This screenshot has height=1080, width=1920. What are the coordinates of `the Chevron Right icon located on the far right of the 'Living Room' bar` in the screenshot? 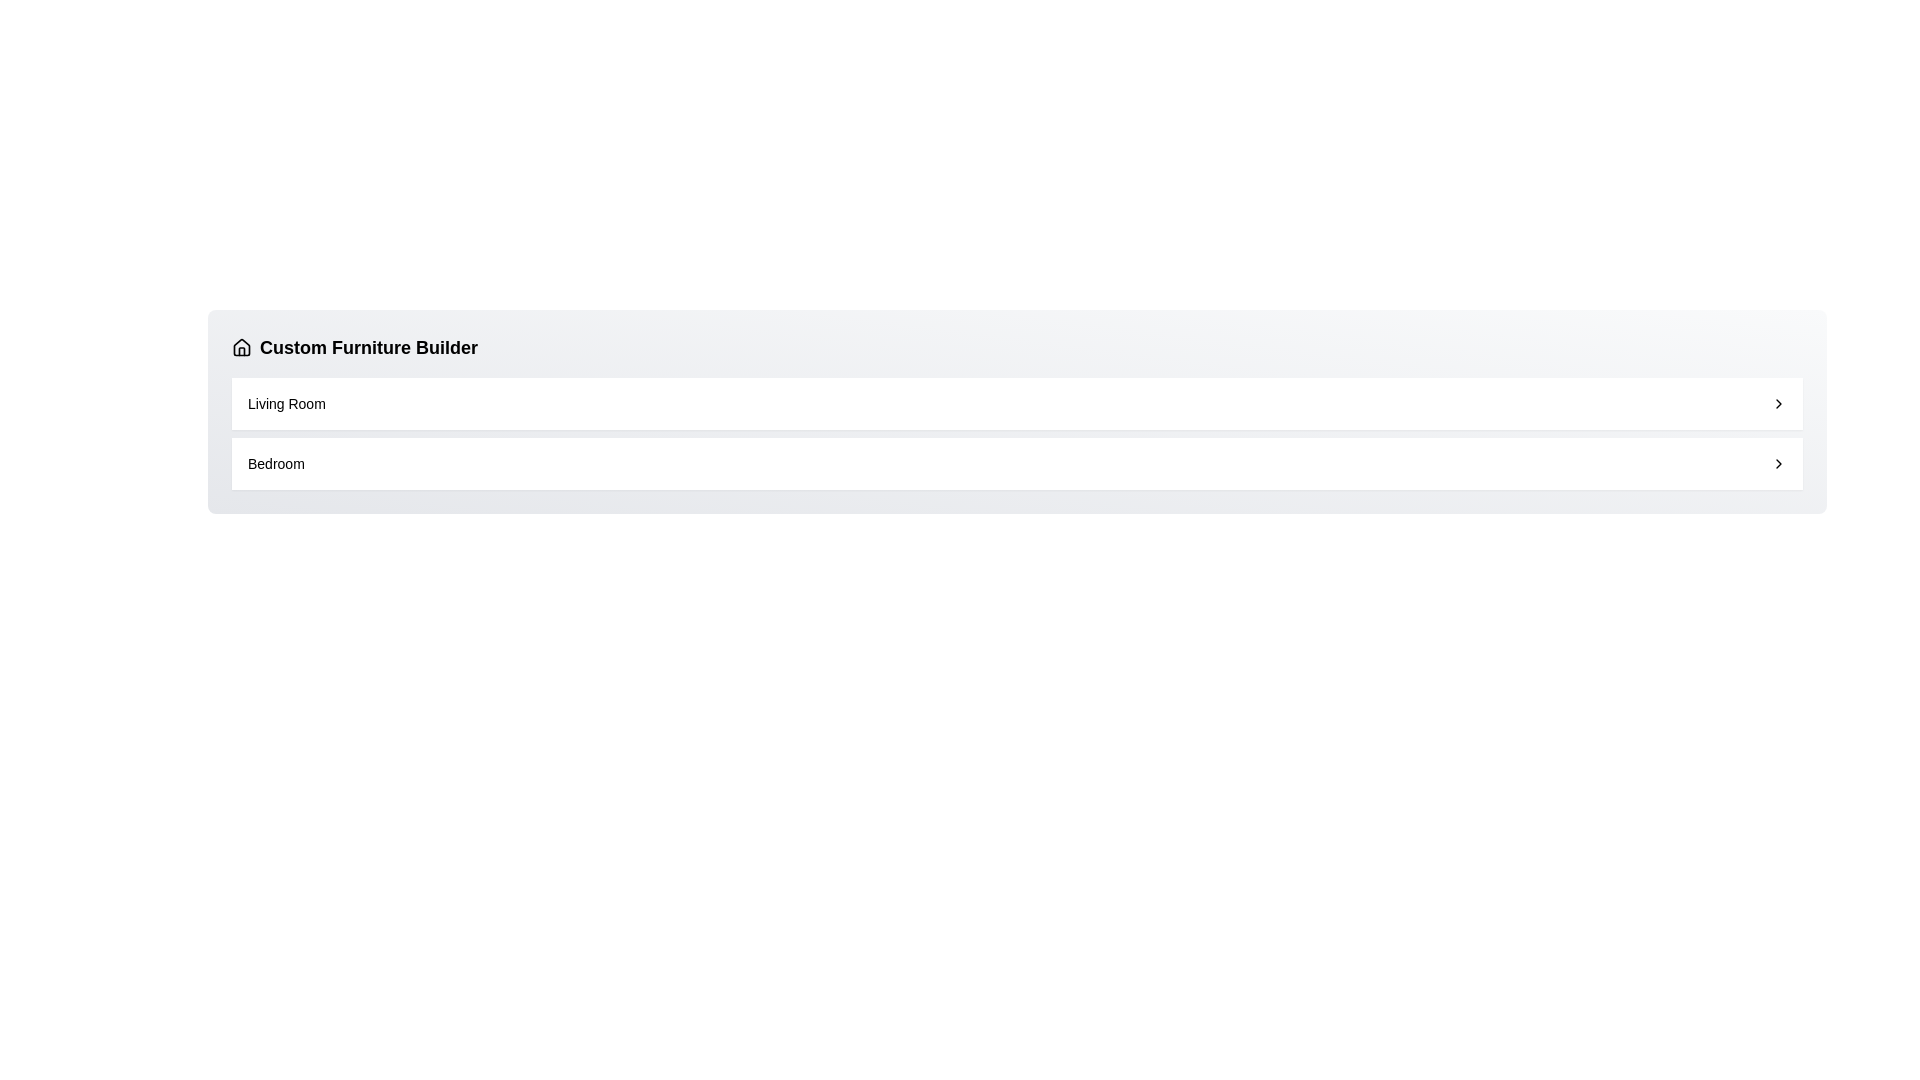 It's located at (1779, 404).